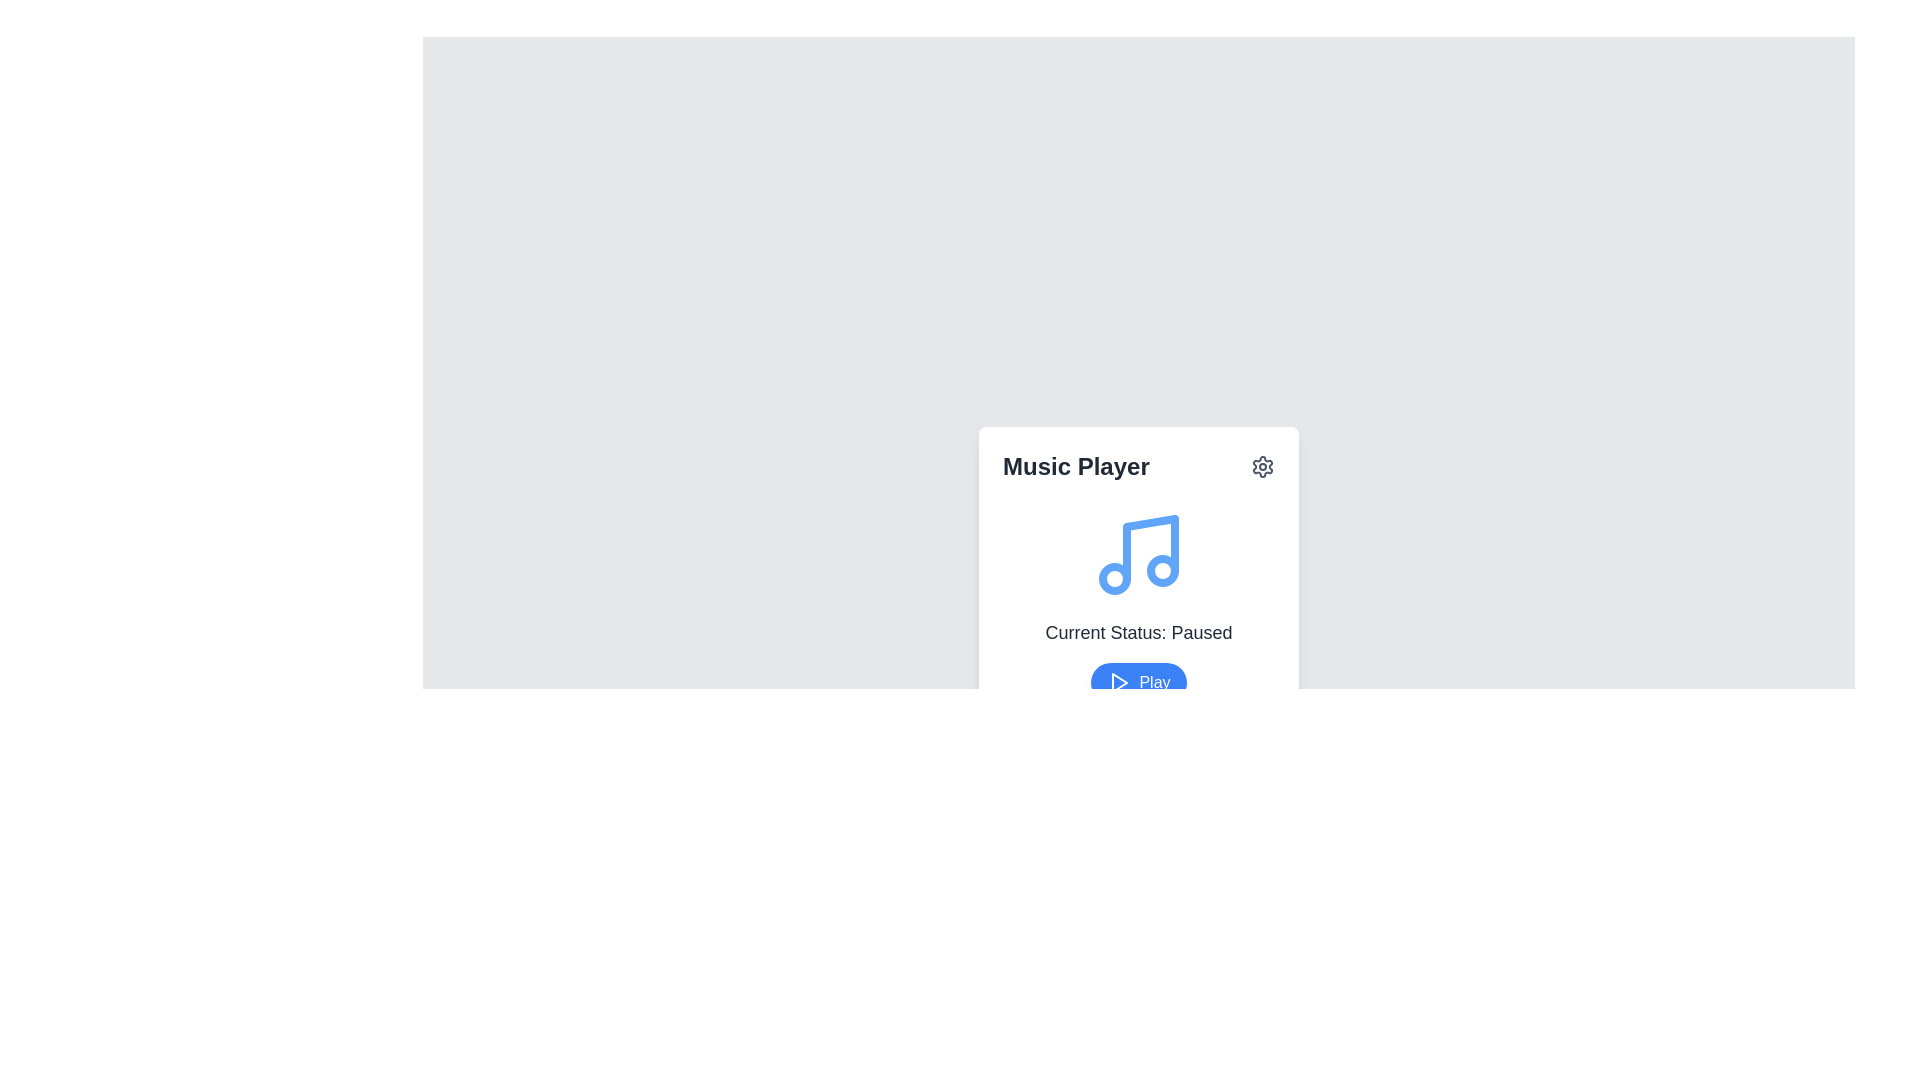 Image resolution: width=1920 pixels, height=1080 pixels. Describe the element at coordinates (1120, 681) in the screenshot. I see `the triangular-shaped play icon within the blue circular button labeled 'Play'` at that location.